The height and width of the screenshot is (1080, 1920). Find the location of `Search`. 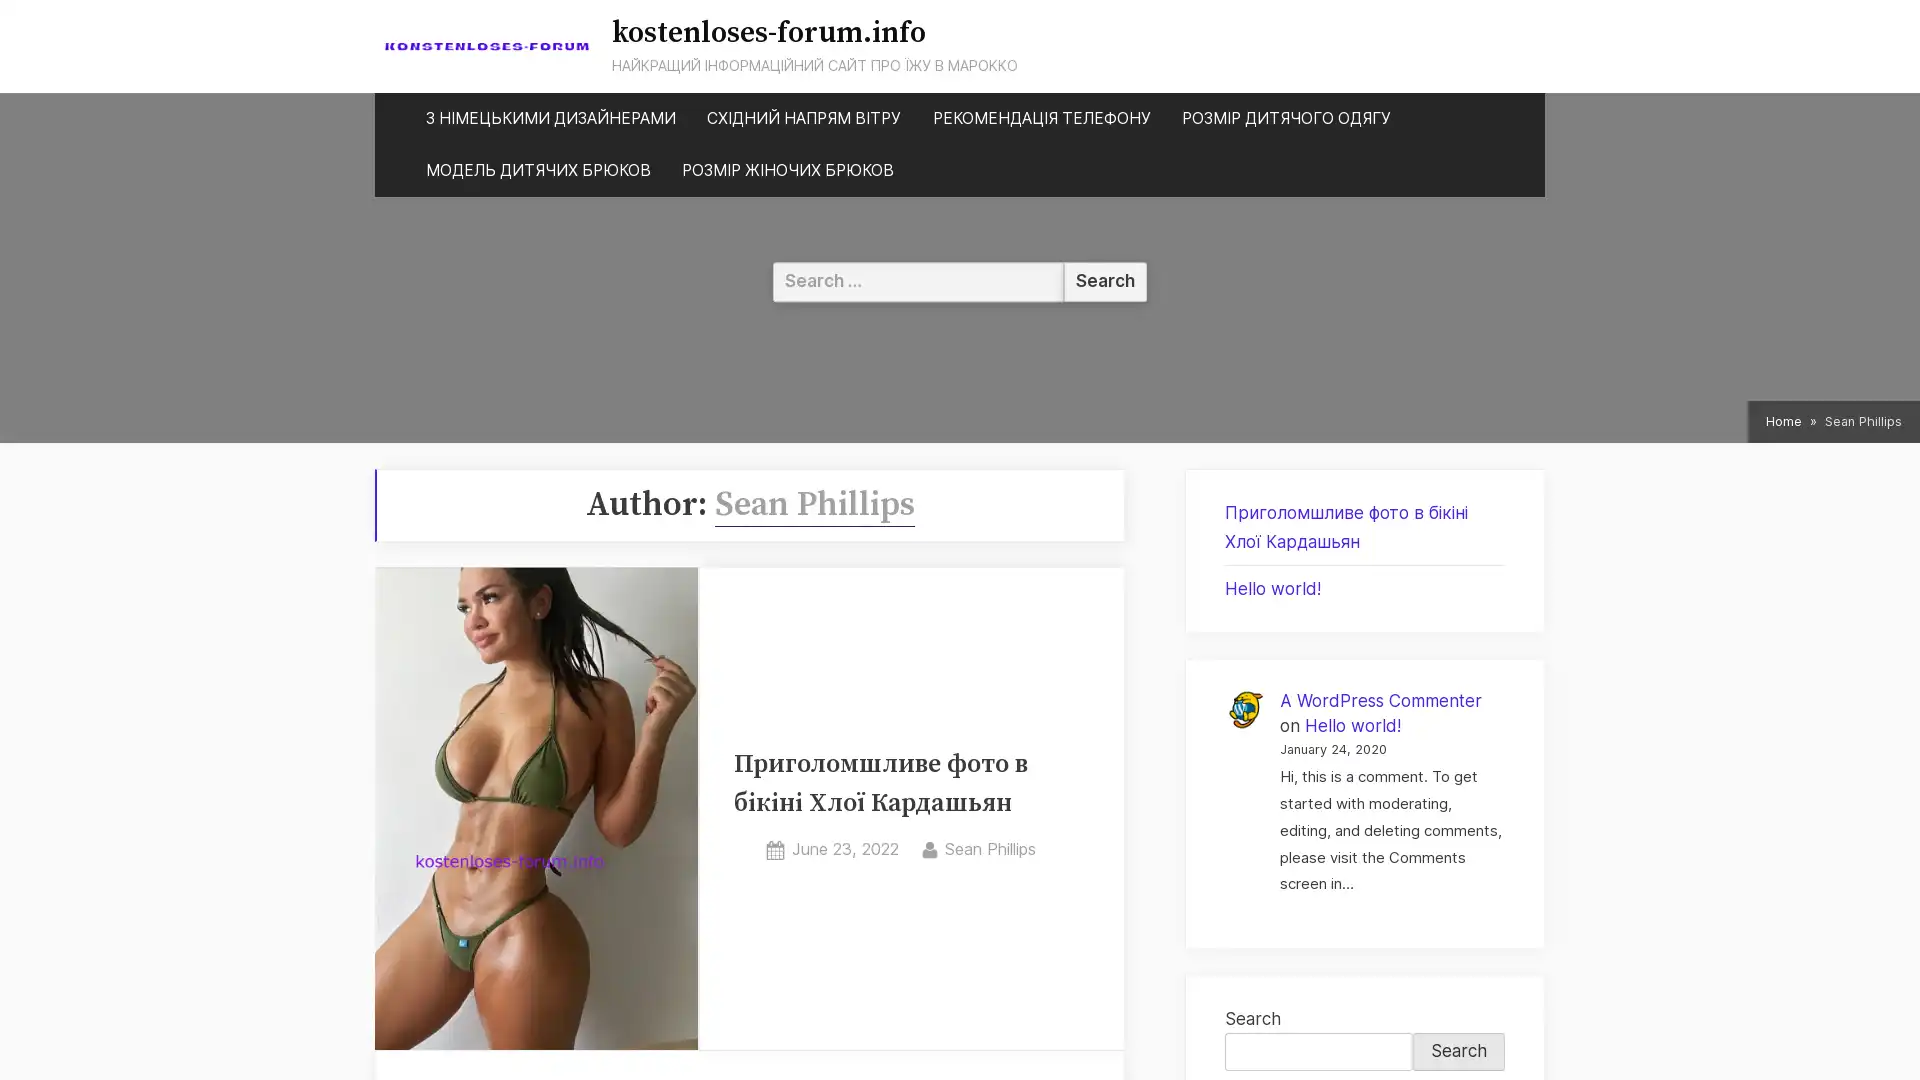

Search is located at coordinates (1104, 281).